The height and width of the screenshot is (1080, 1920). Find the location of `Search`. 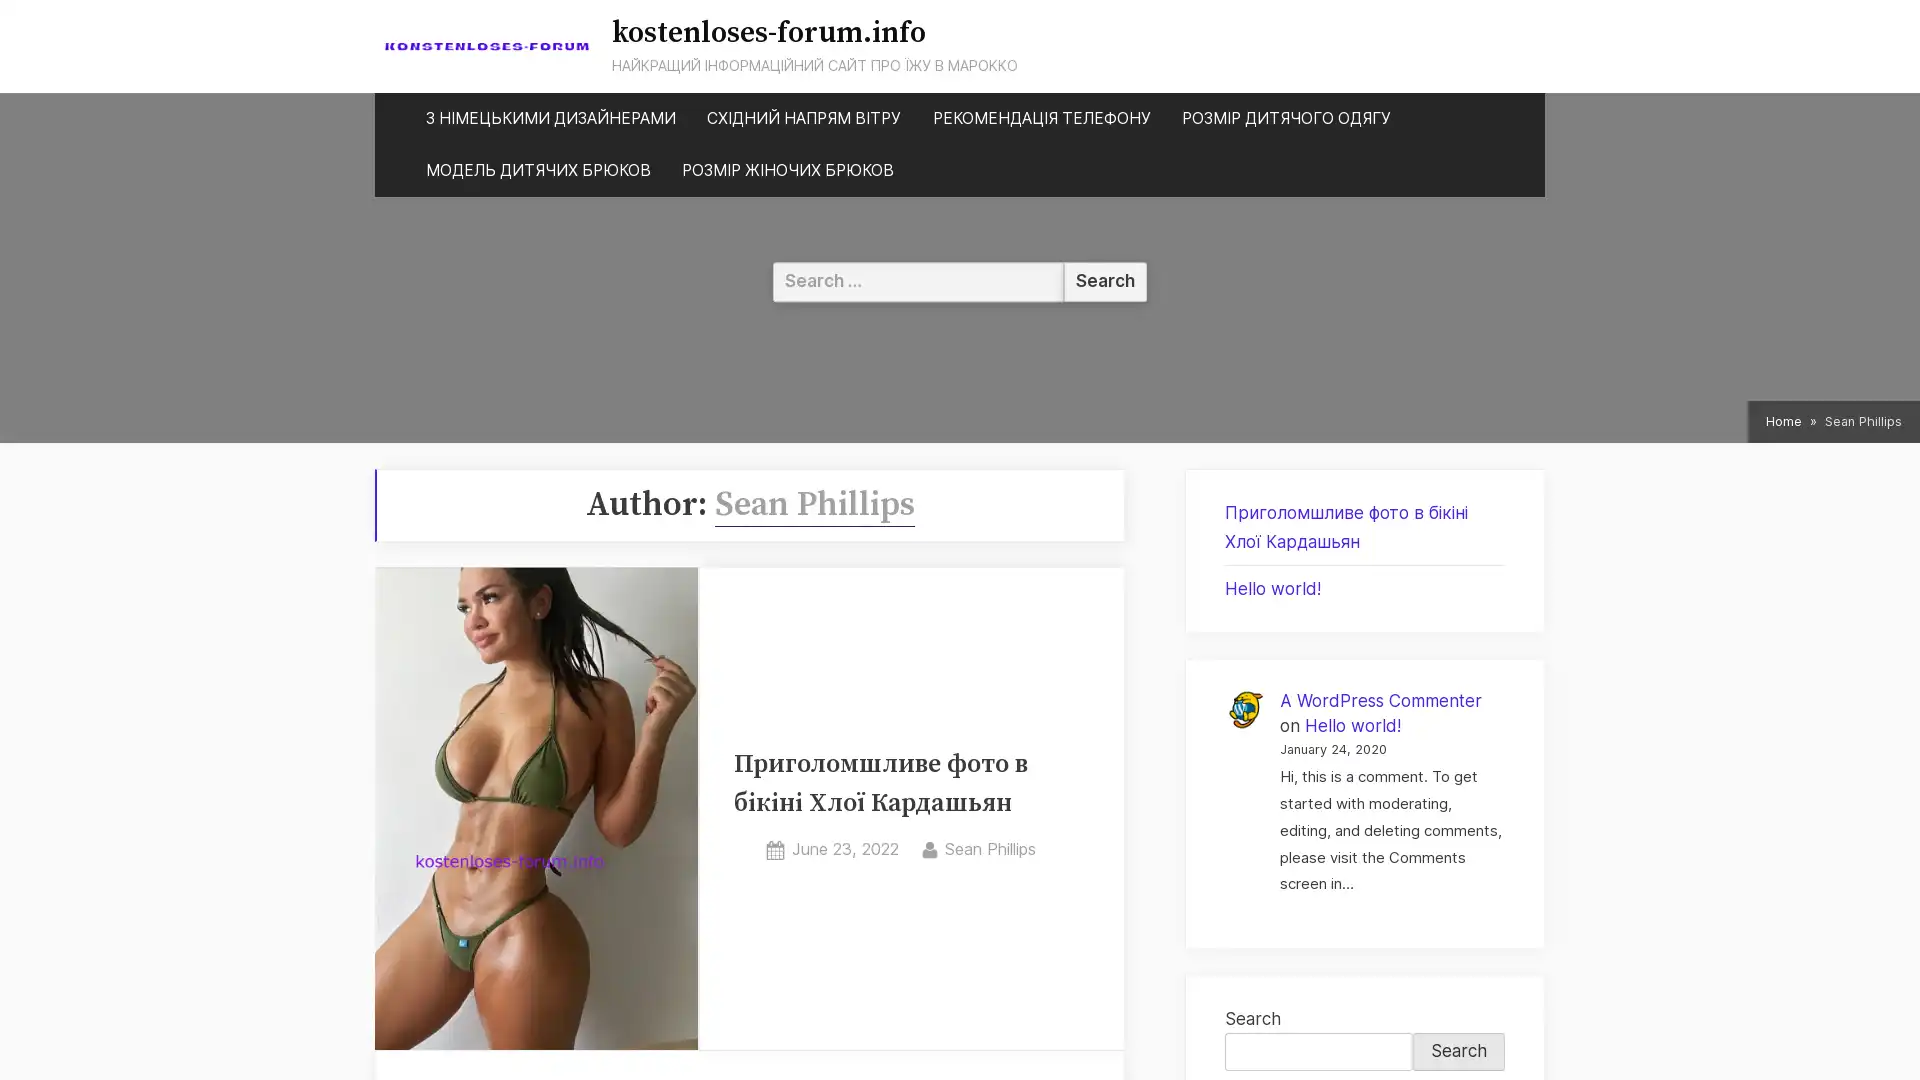

Search is located at coordinates (1104, 281).